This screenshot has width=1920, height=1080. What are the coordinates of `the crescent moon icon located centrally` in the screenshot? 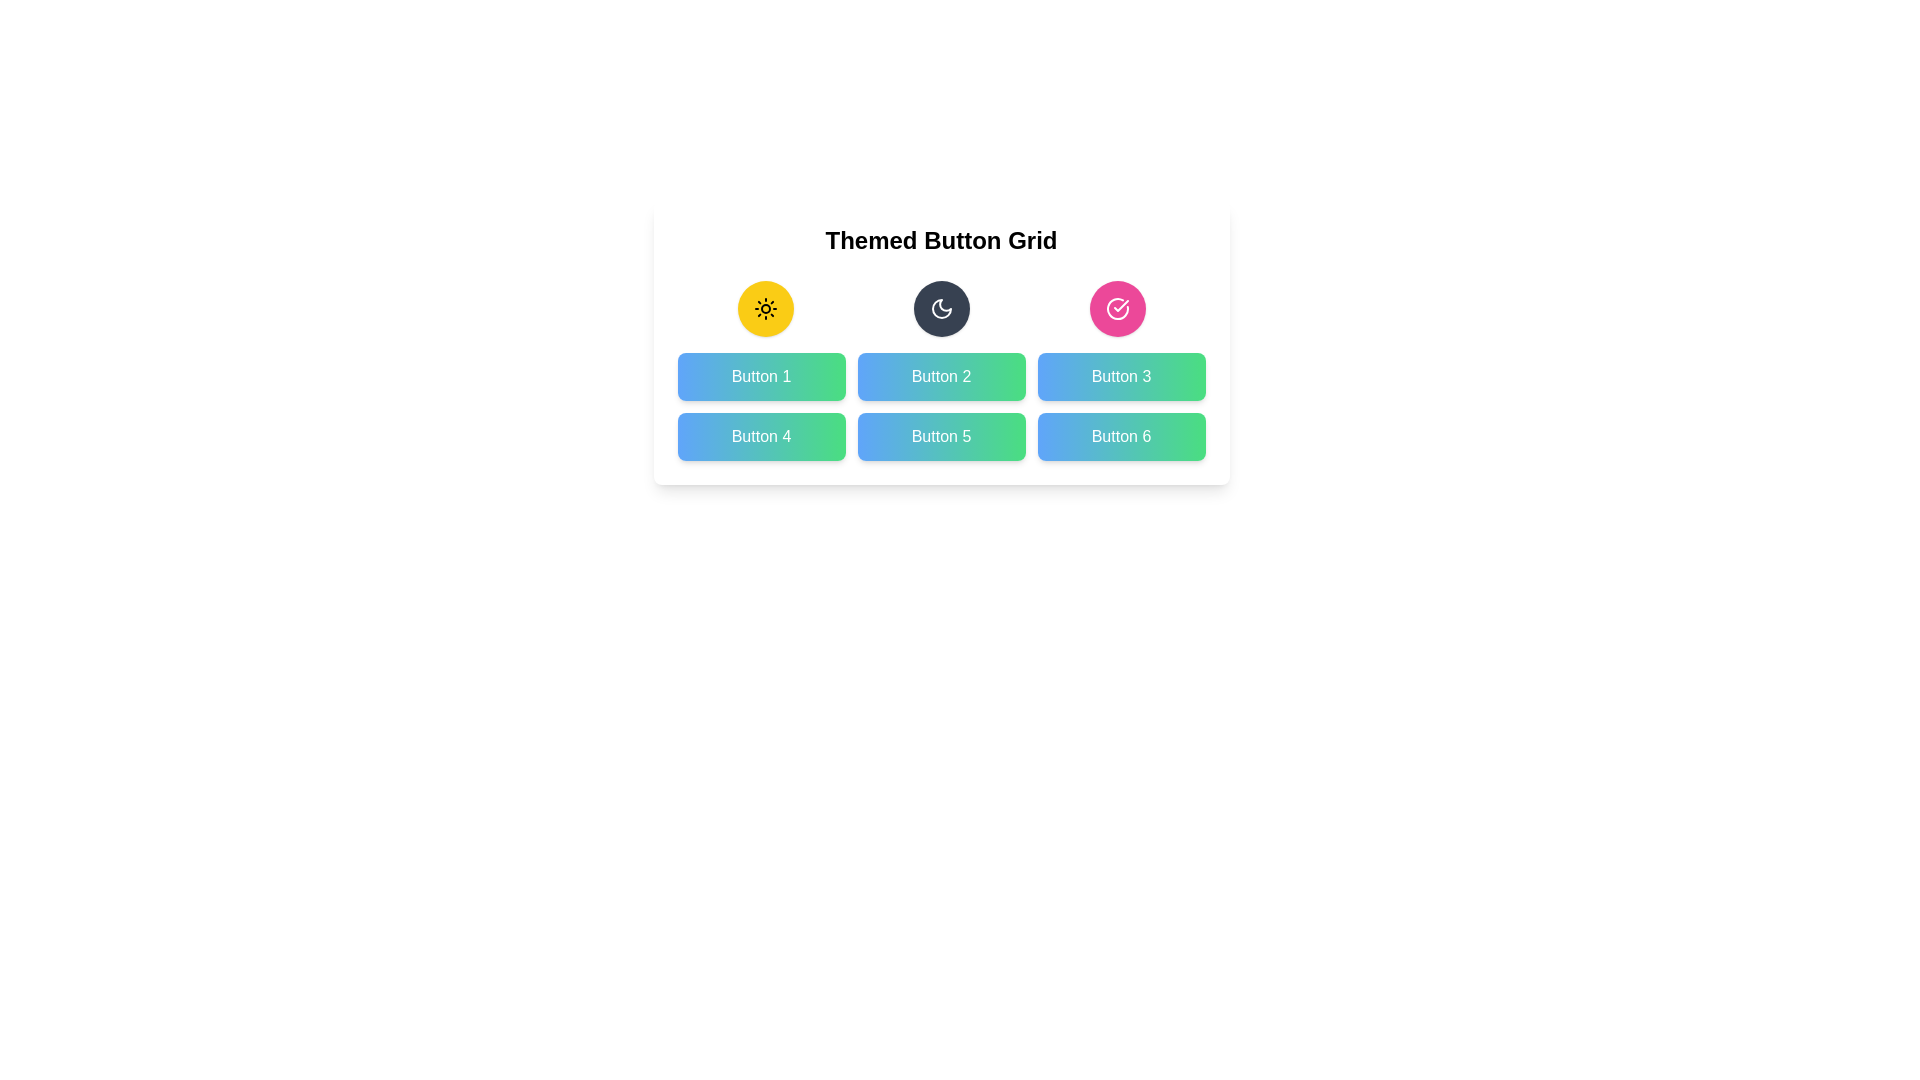 It's located at (940, 308).